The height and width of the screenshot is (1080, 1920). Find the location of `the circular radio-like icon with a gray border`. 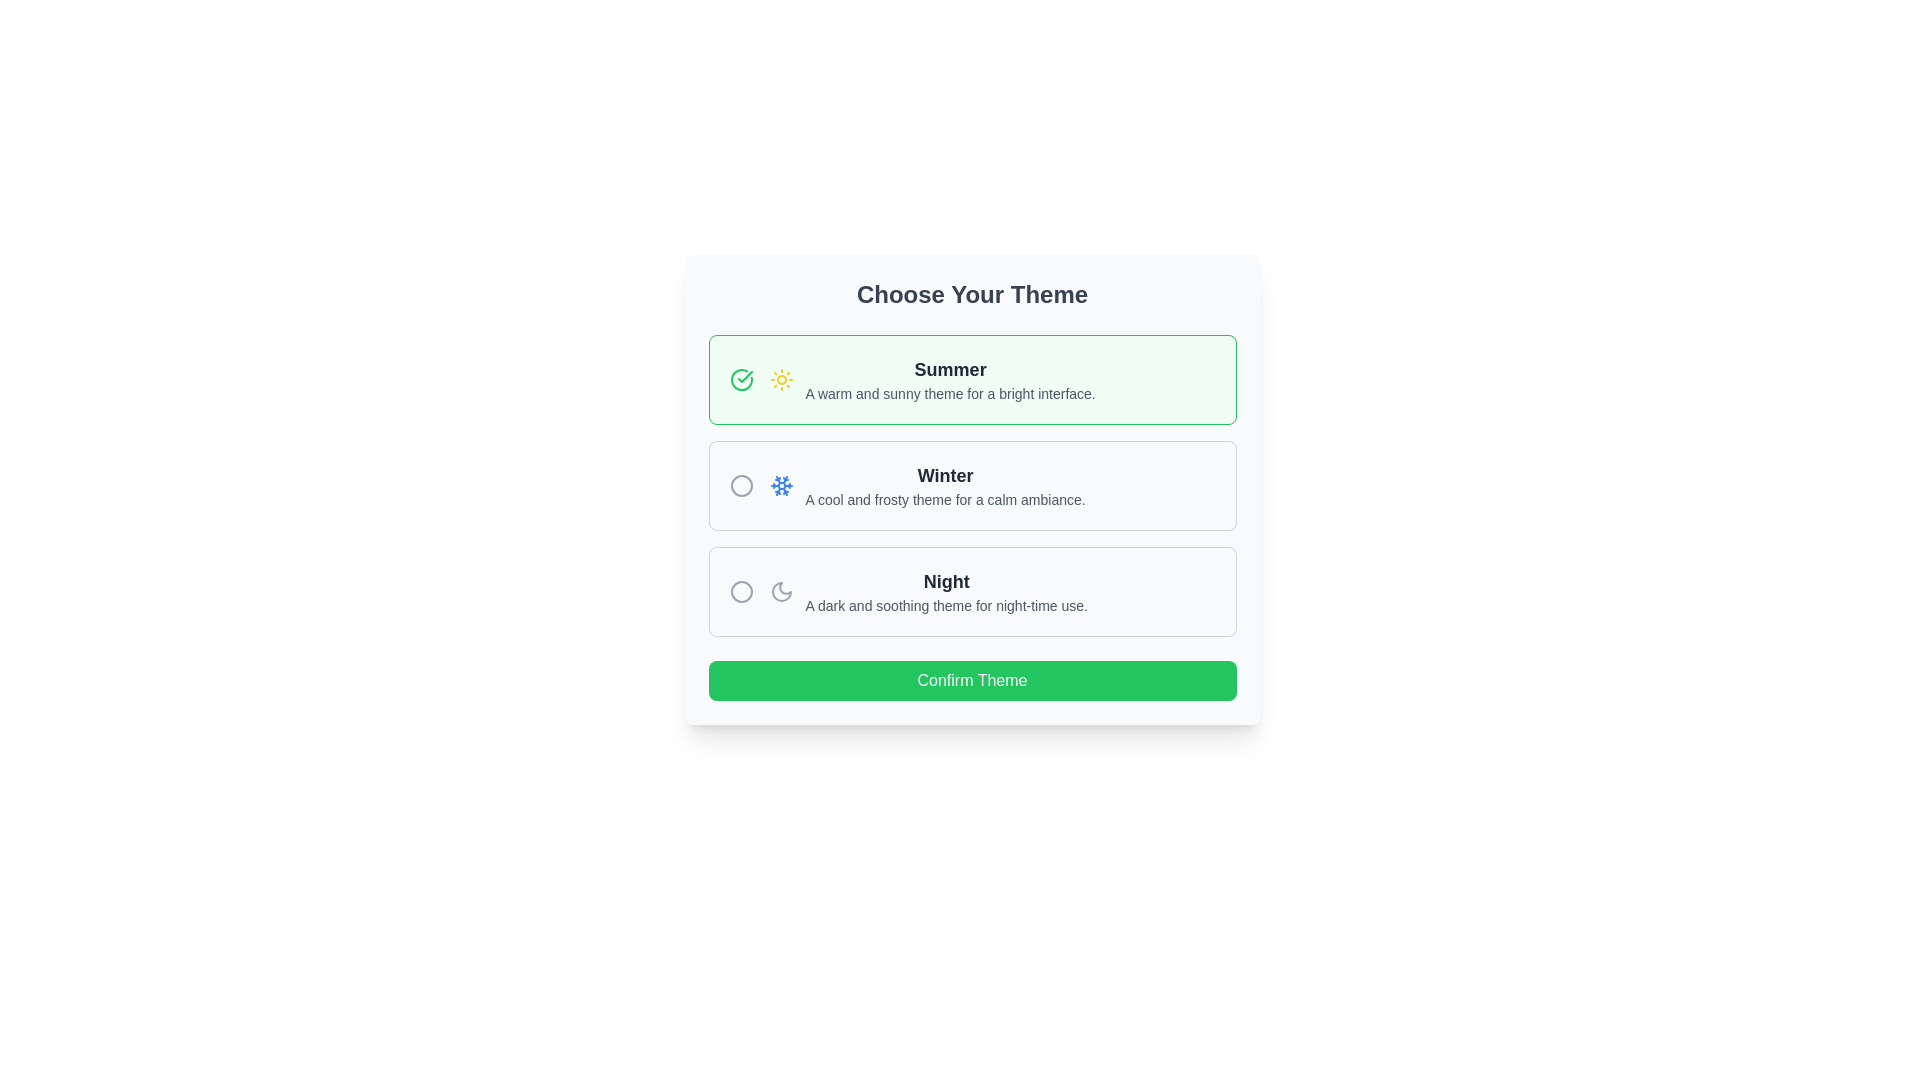

the circular radio-like icon with a gray border is located at coordinates (740, 486).